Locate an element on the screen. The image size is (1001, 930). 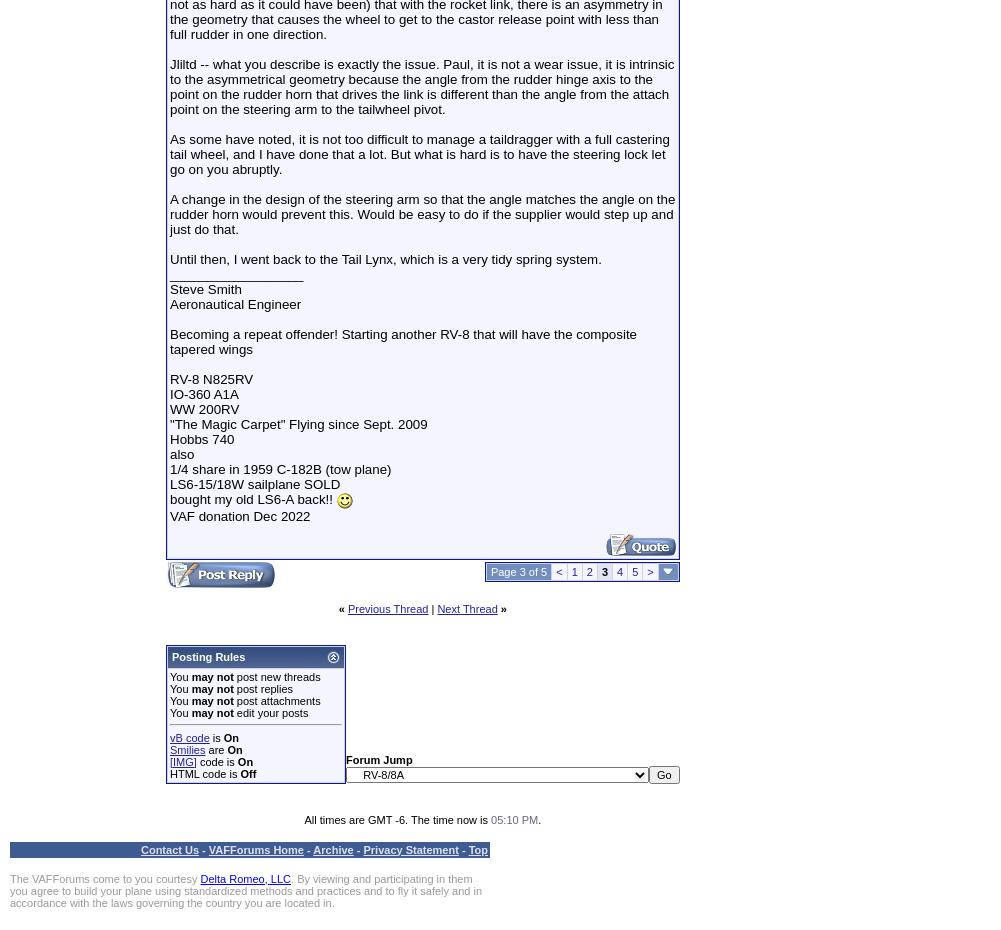
'05:10 PM' is located at coordinates (513, 817).